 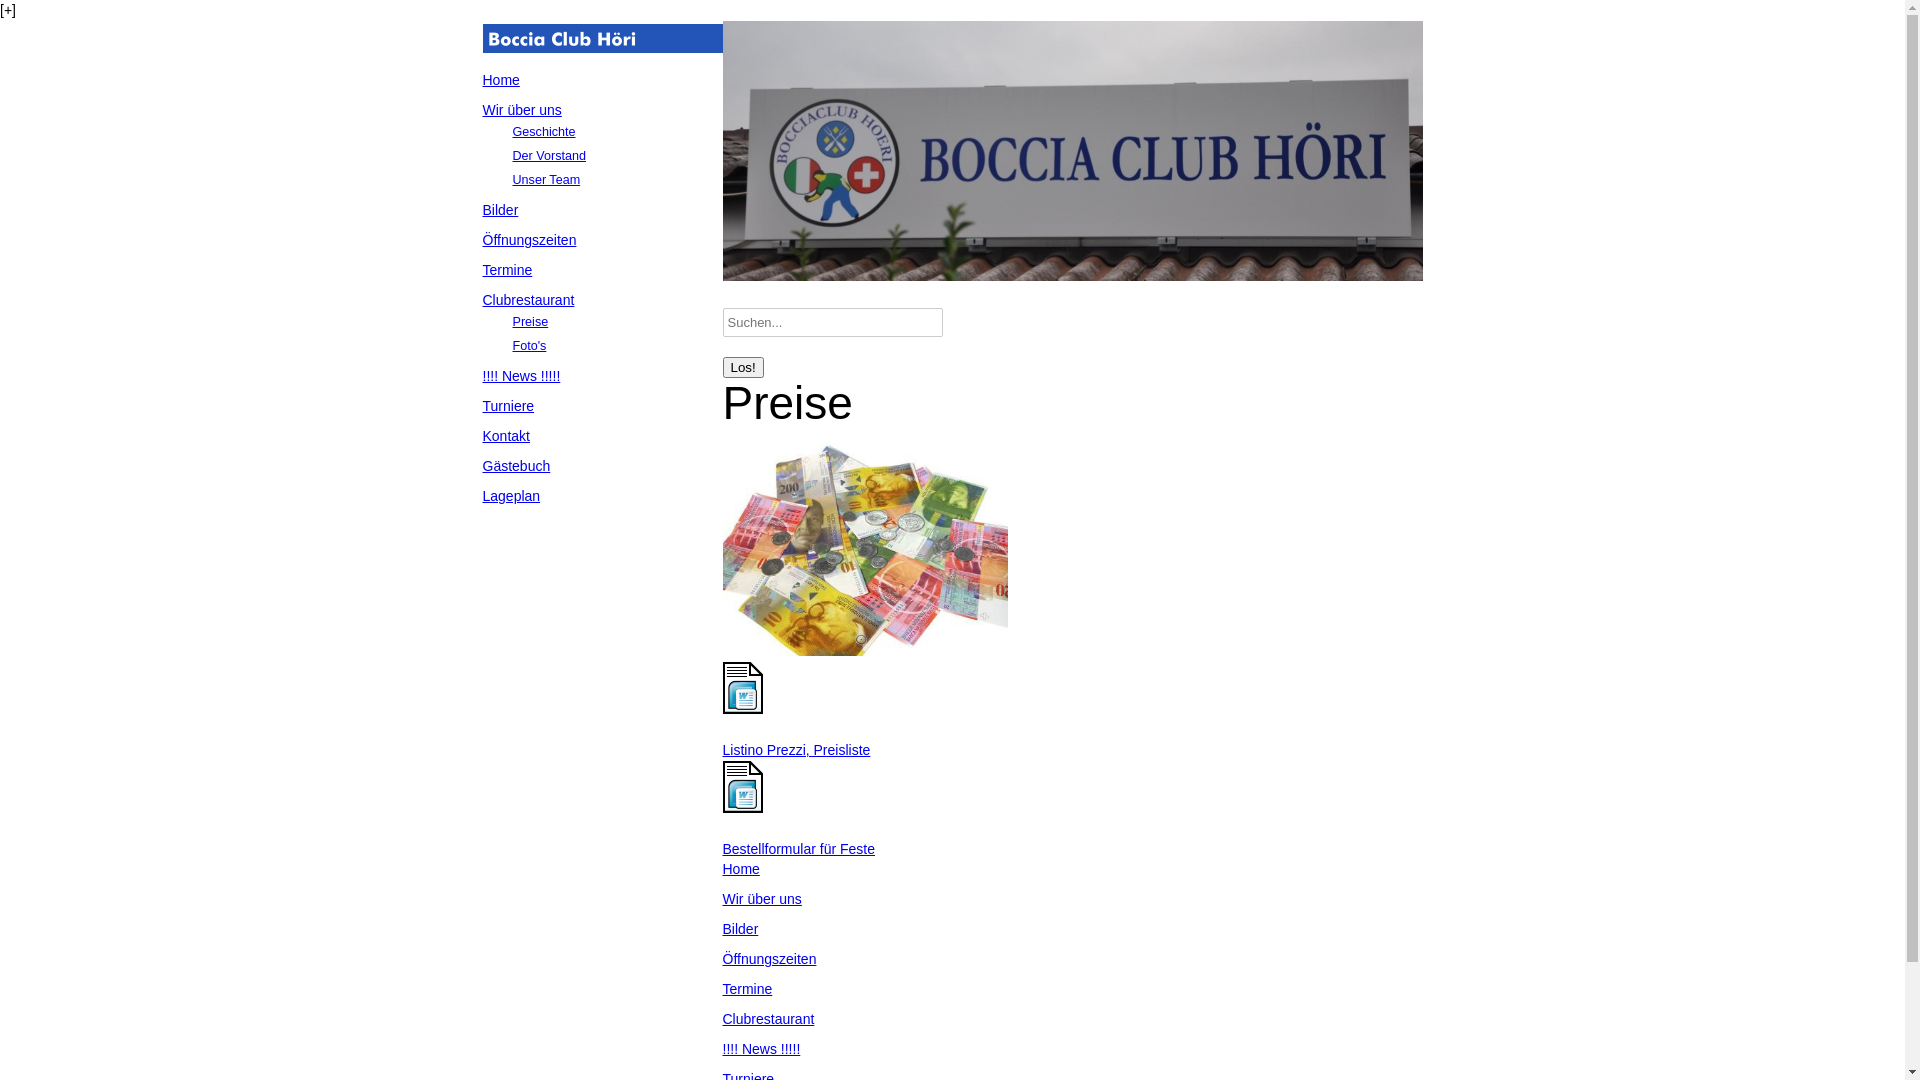 What do you see at coordinates (543, 131) in the screenshot?
I see `'Geschichte'` at bounding box center [543, 131].